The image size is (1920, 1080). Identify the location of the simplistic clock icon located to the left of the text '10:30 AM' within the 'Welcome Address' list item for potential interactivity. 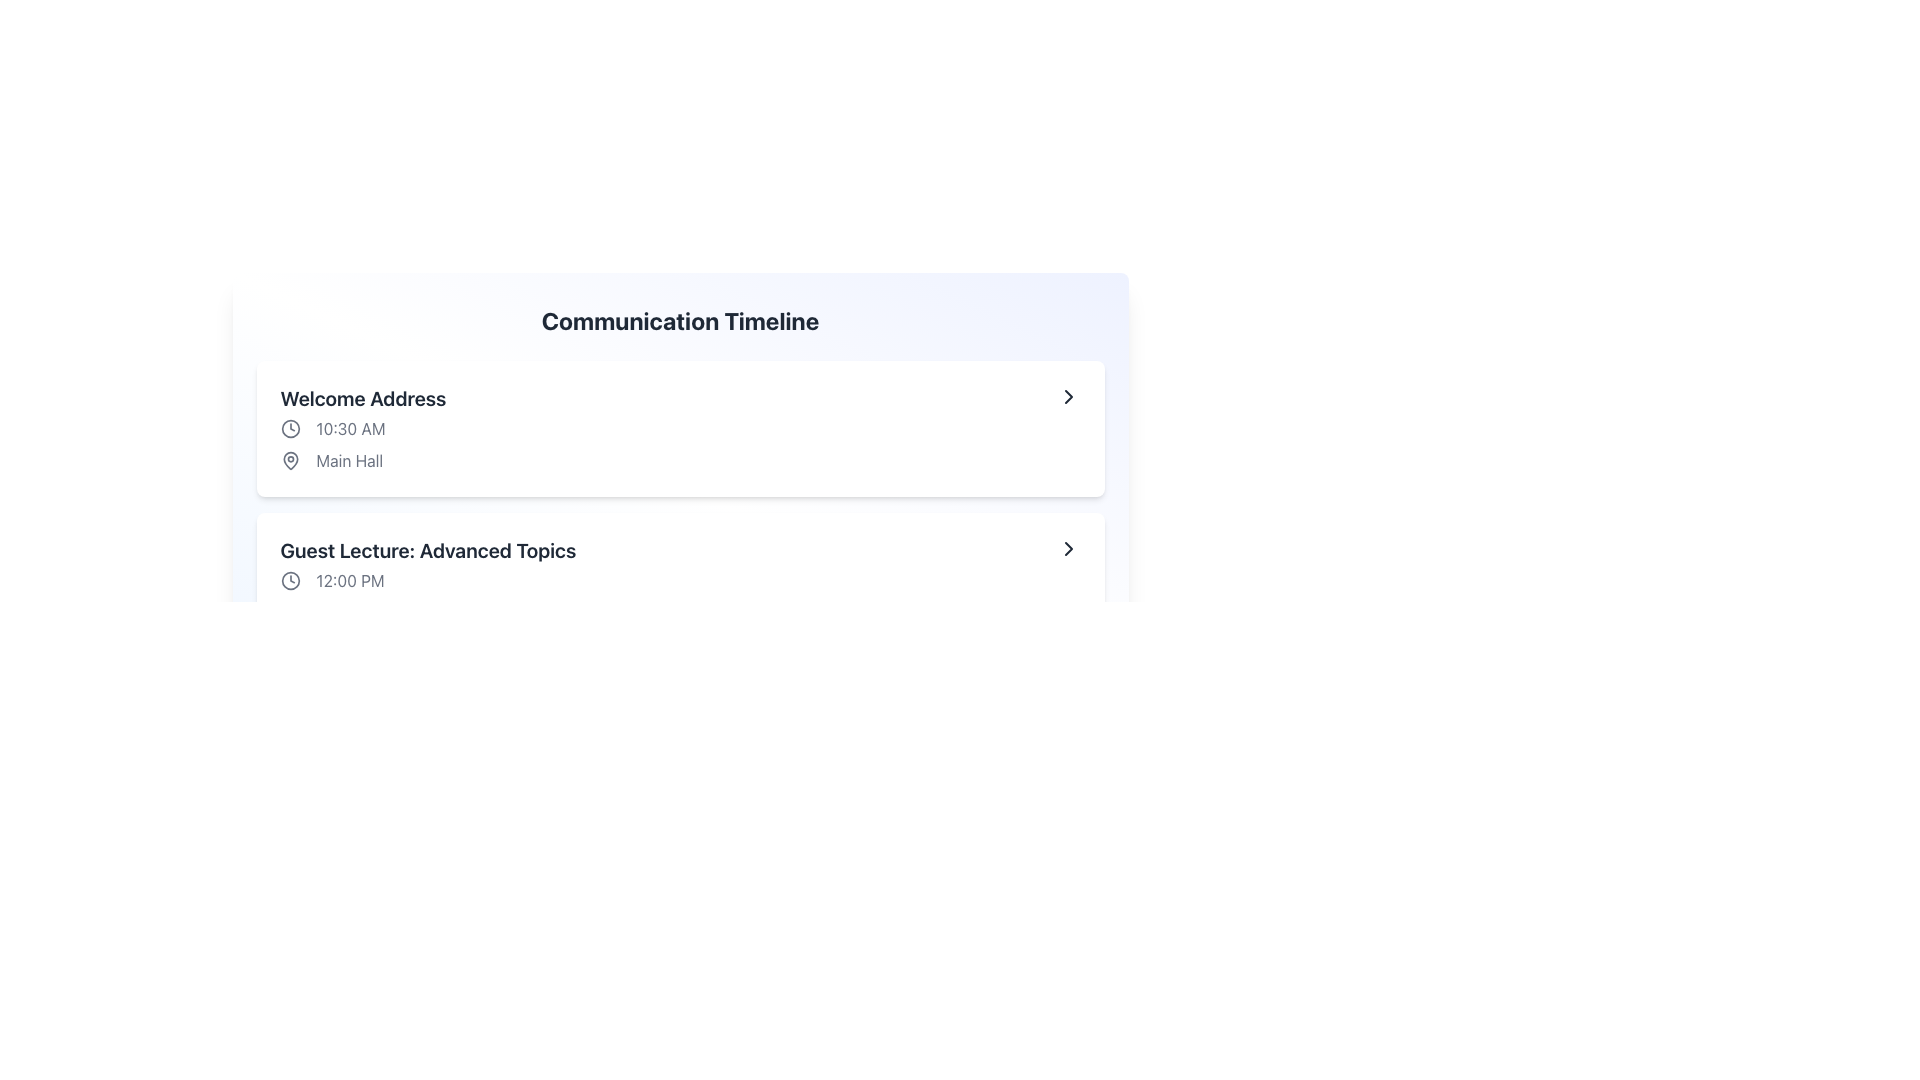
(289, 427).